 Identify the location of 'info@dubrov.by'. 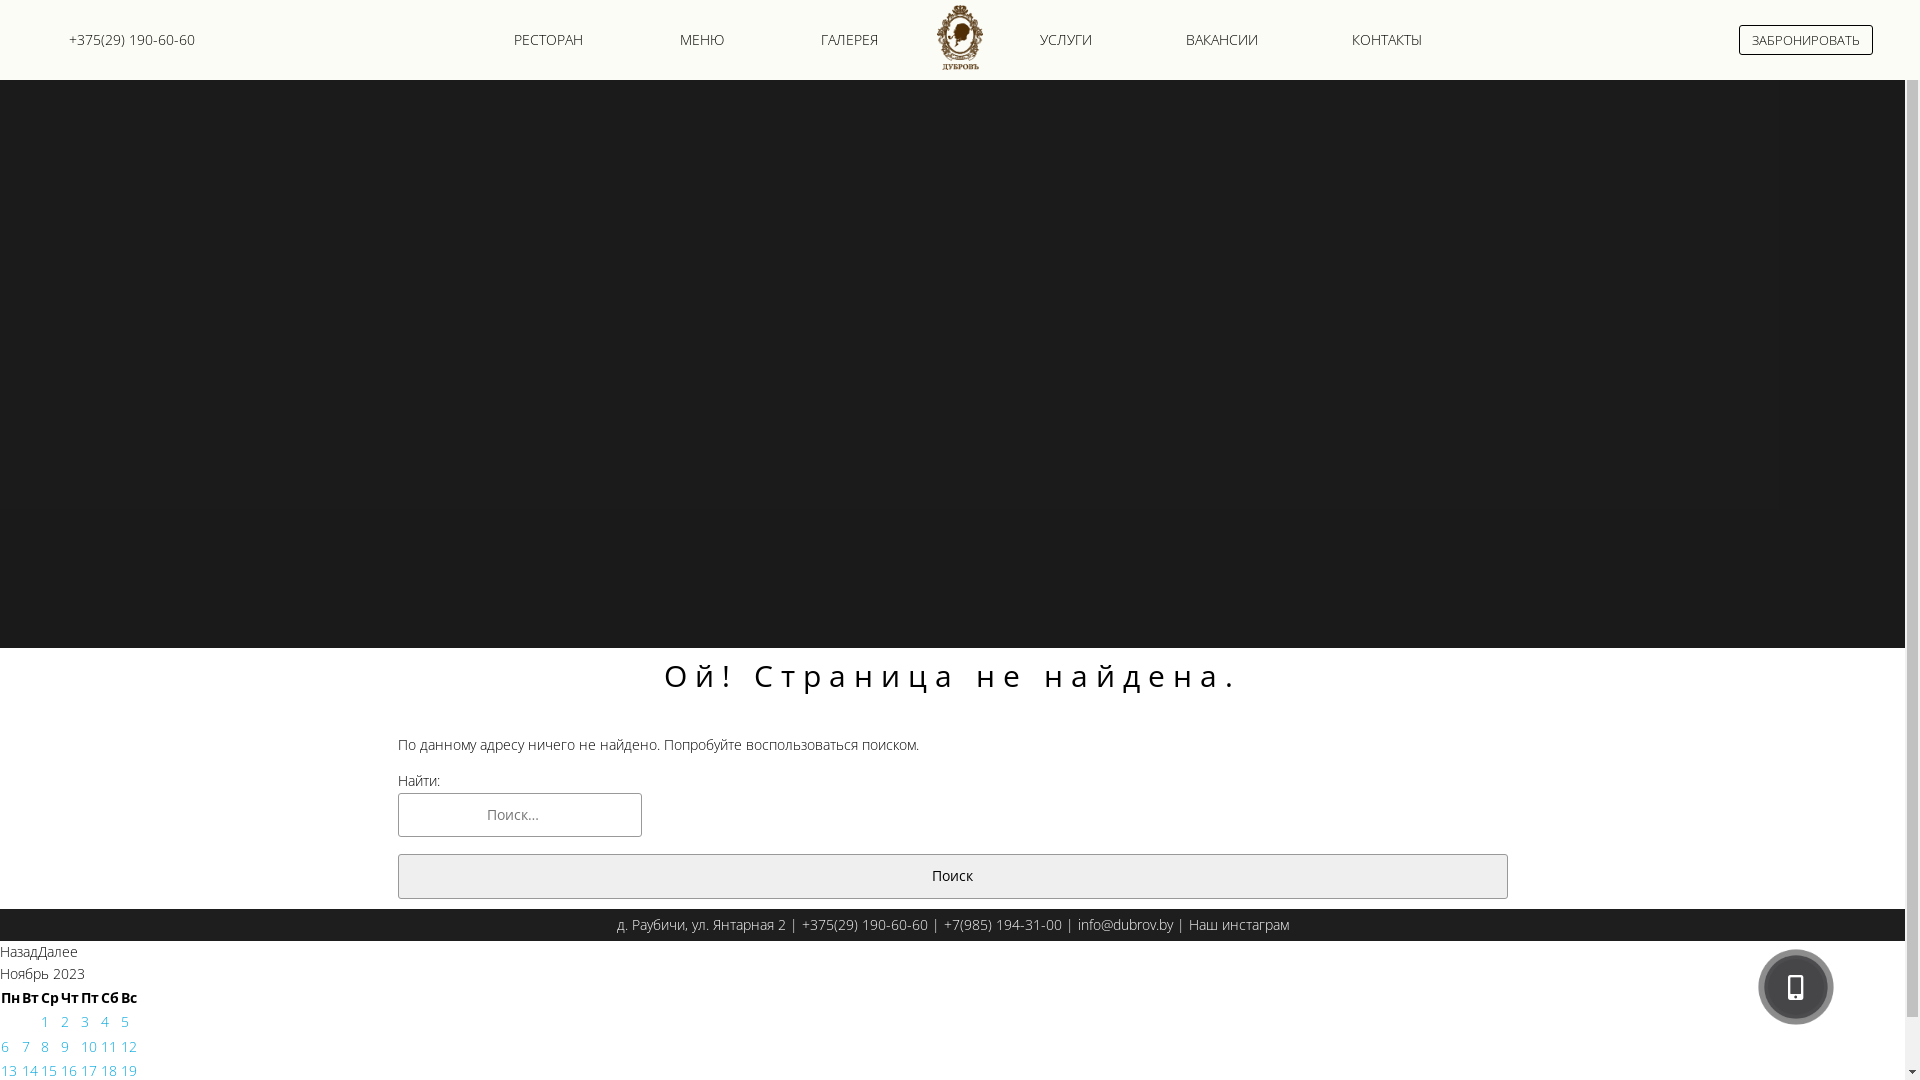
(1125, 924).